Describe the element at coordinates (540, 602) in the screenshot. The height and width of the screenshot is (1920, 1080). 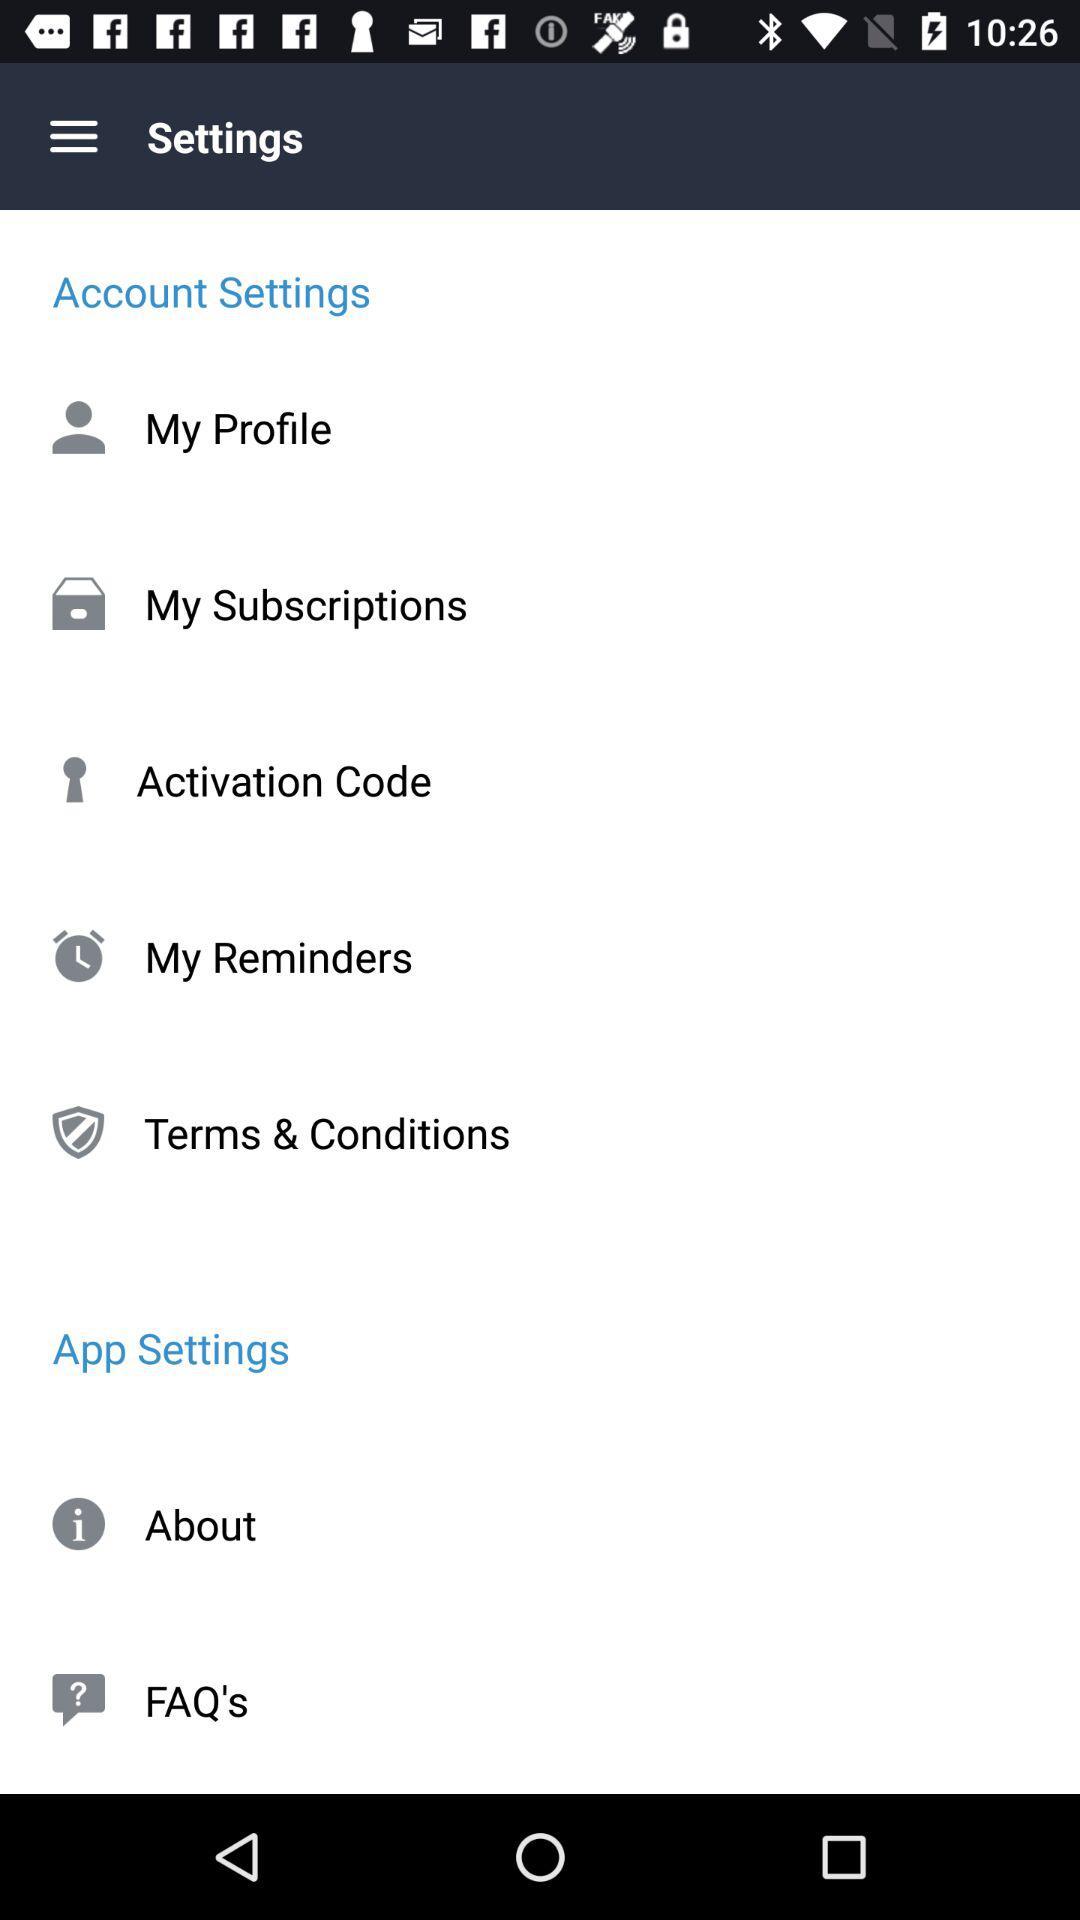
I see `the my subscriptions item` at that location.